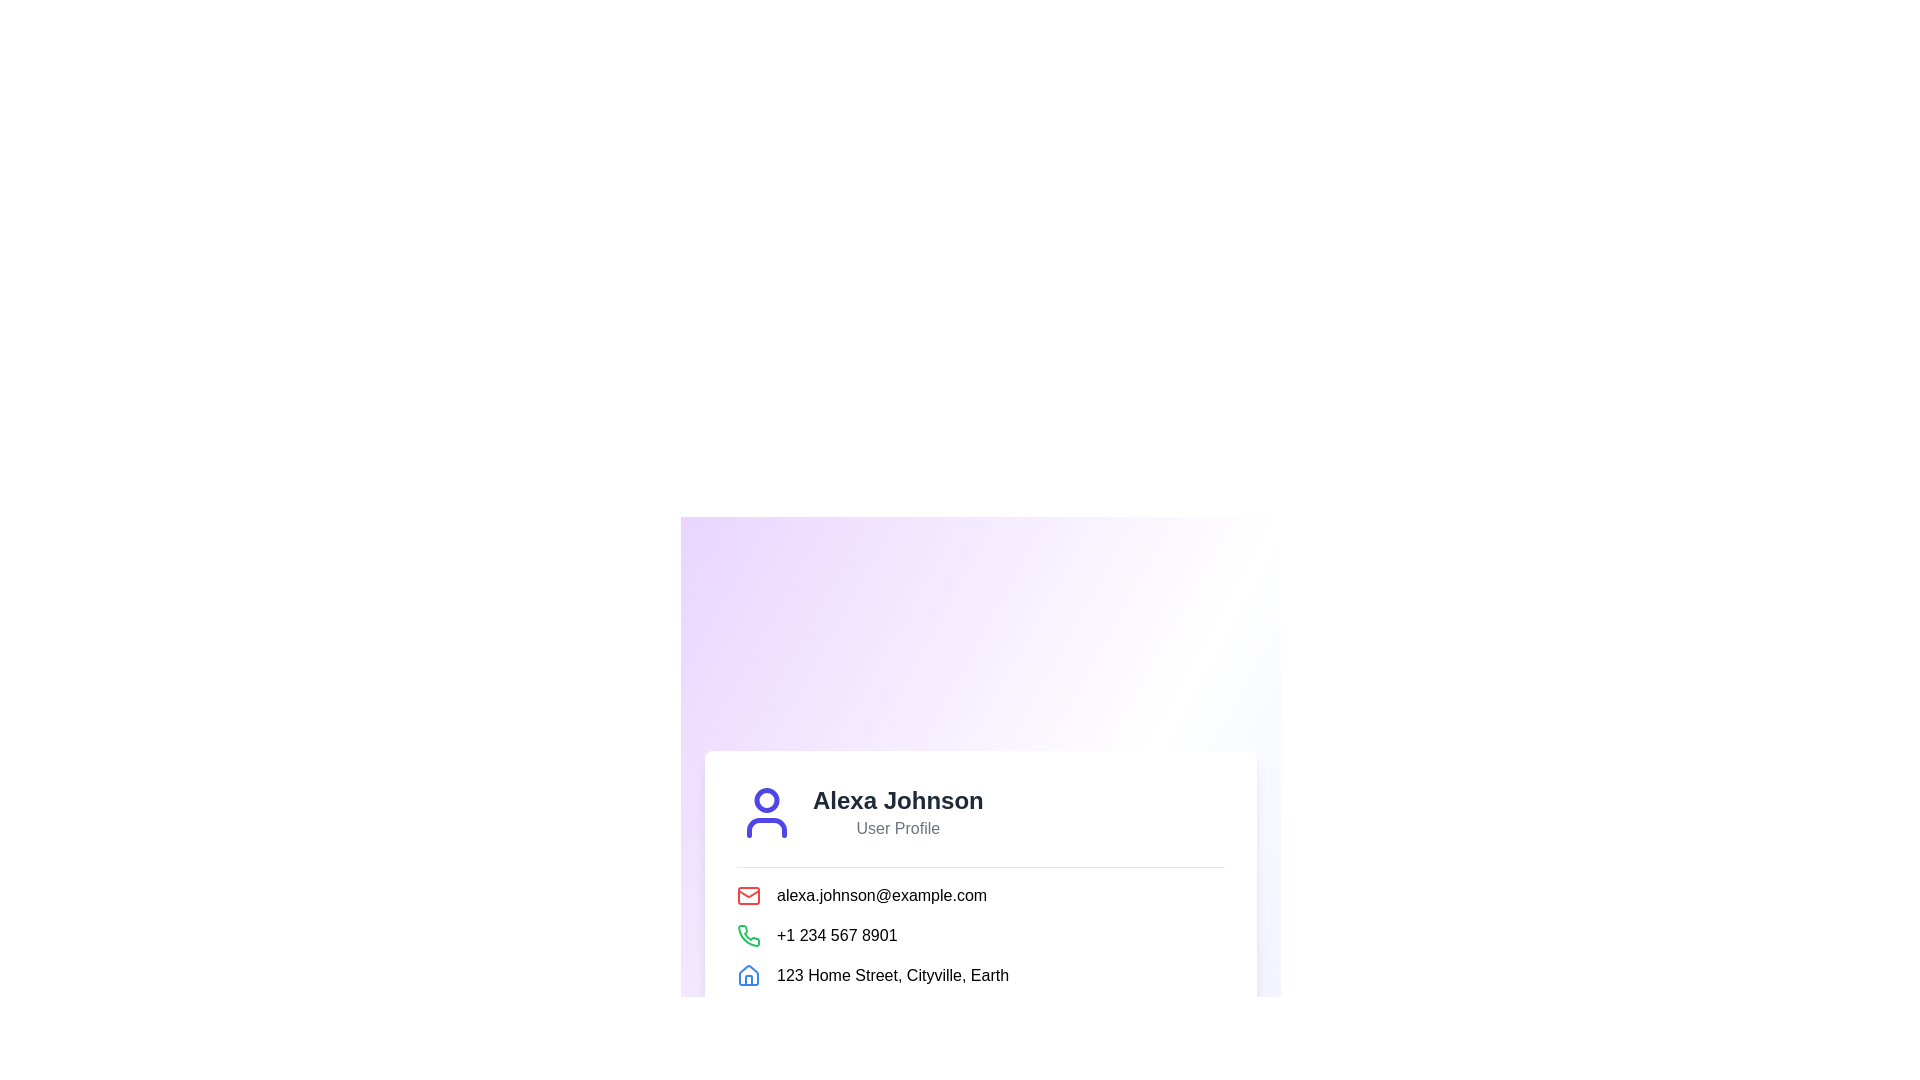 This screenshot has width=1920, height=1080. Describe the element at coordinates (980, 894) in the screenshot. I see `the email address 'alexa.johnson@example.com' with the accompanying red envelope icon, which is the first entry in the contact details list under the heading 'Alexa Johnson'` at that location.